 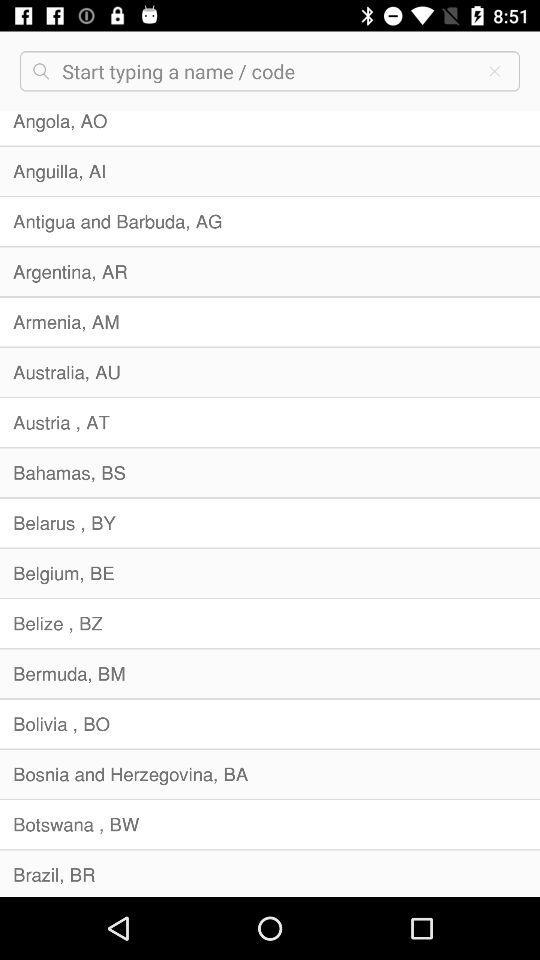 What do you see at coordinates (493, 71) in the screenshot?
I see `the close icon` at bounding box center [493, 71].